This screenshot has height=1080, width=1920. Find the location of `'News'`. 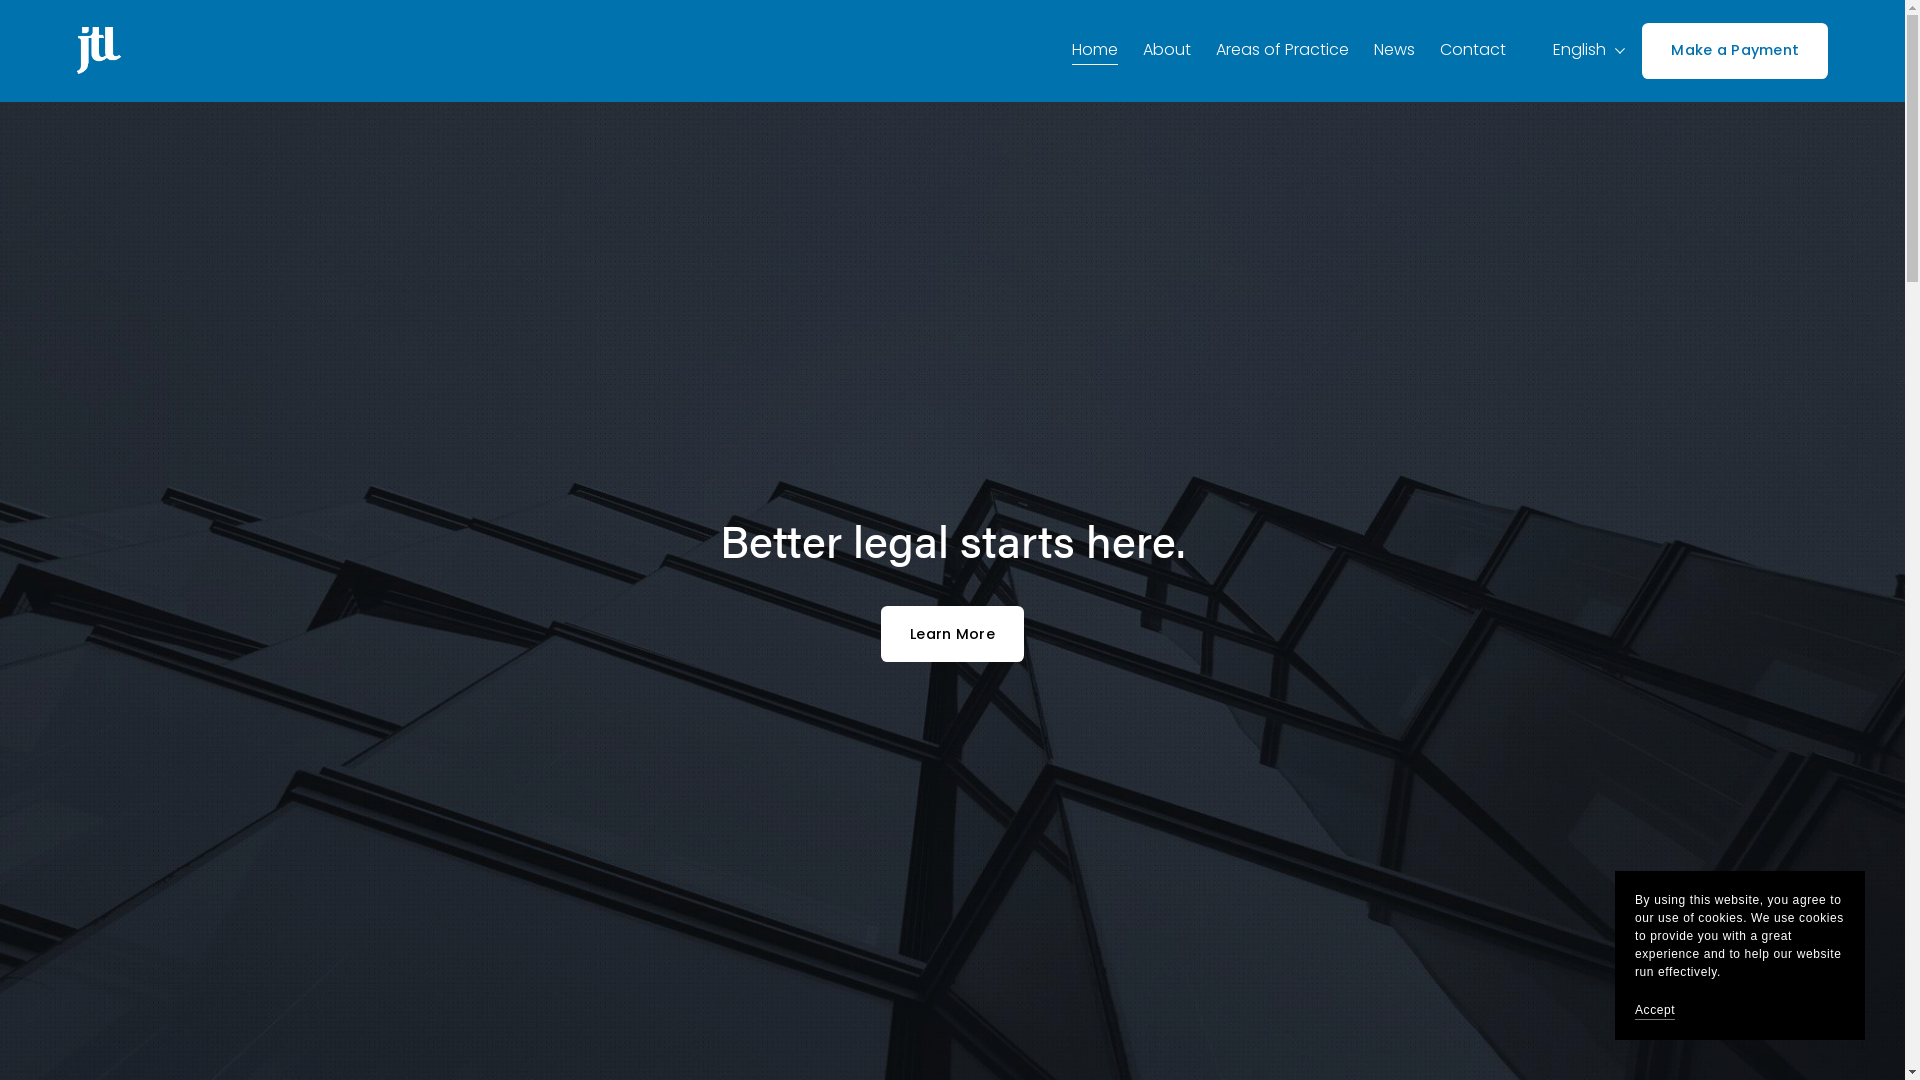

'News' is located at coordinates (1393, 49).